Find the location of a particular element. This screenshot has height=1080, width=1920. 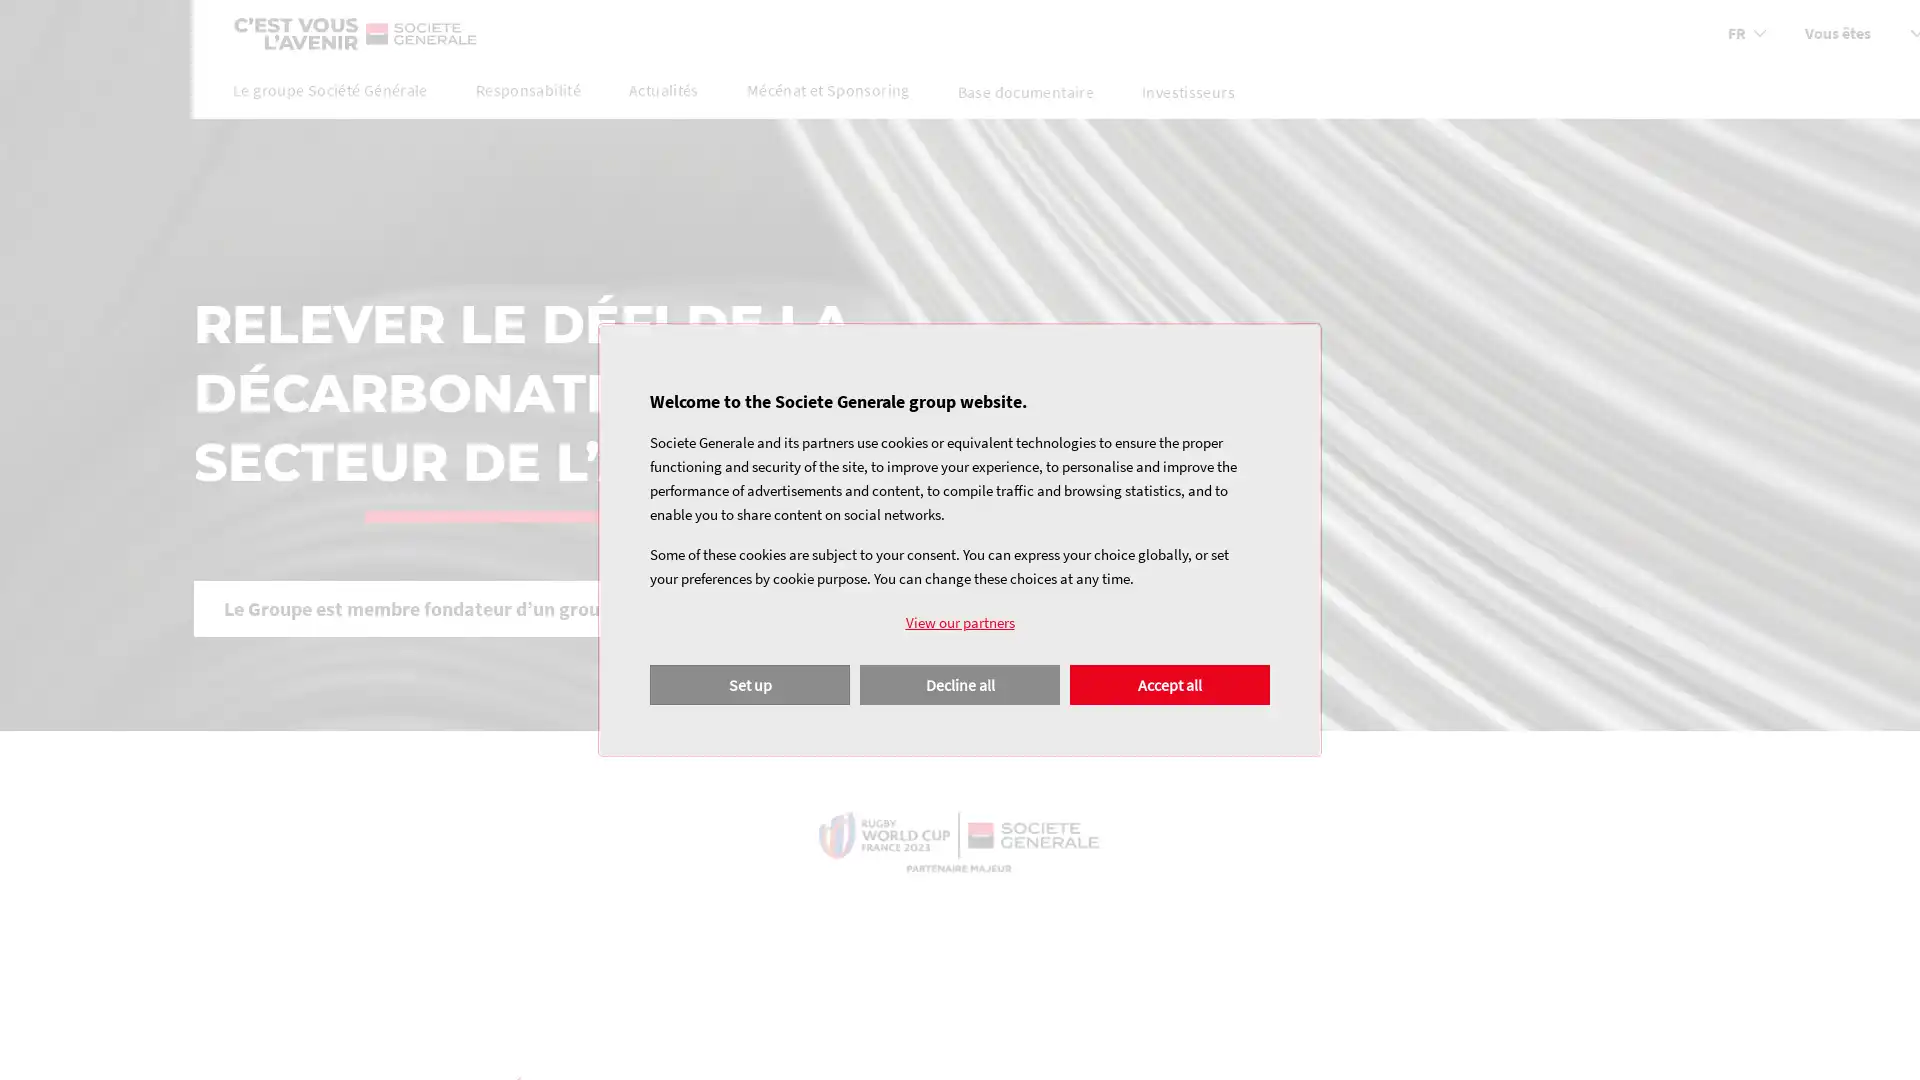

Rechercher is located at coordinates (1645, 112).